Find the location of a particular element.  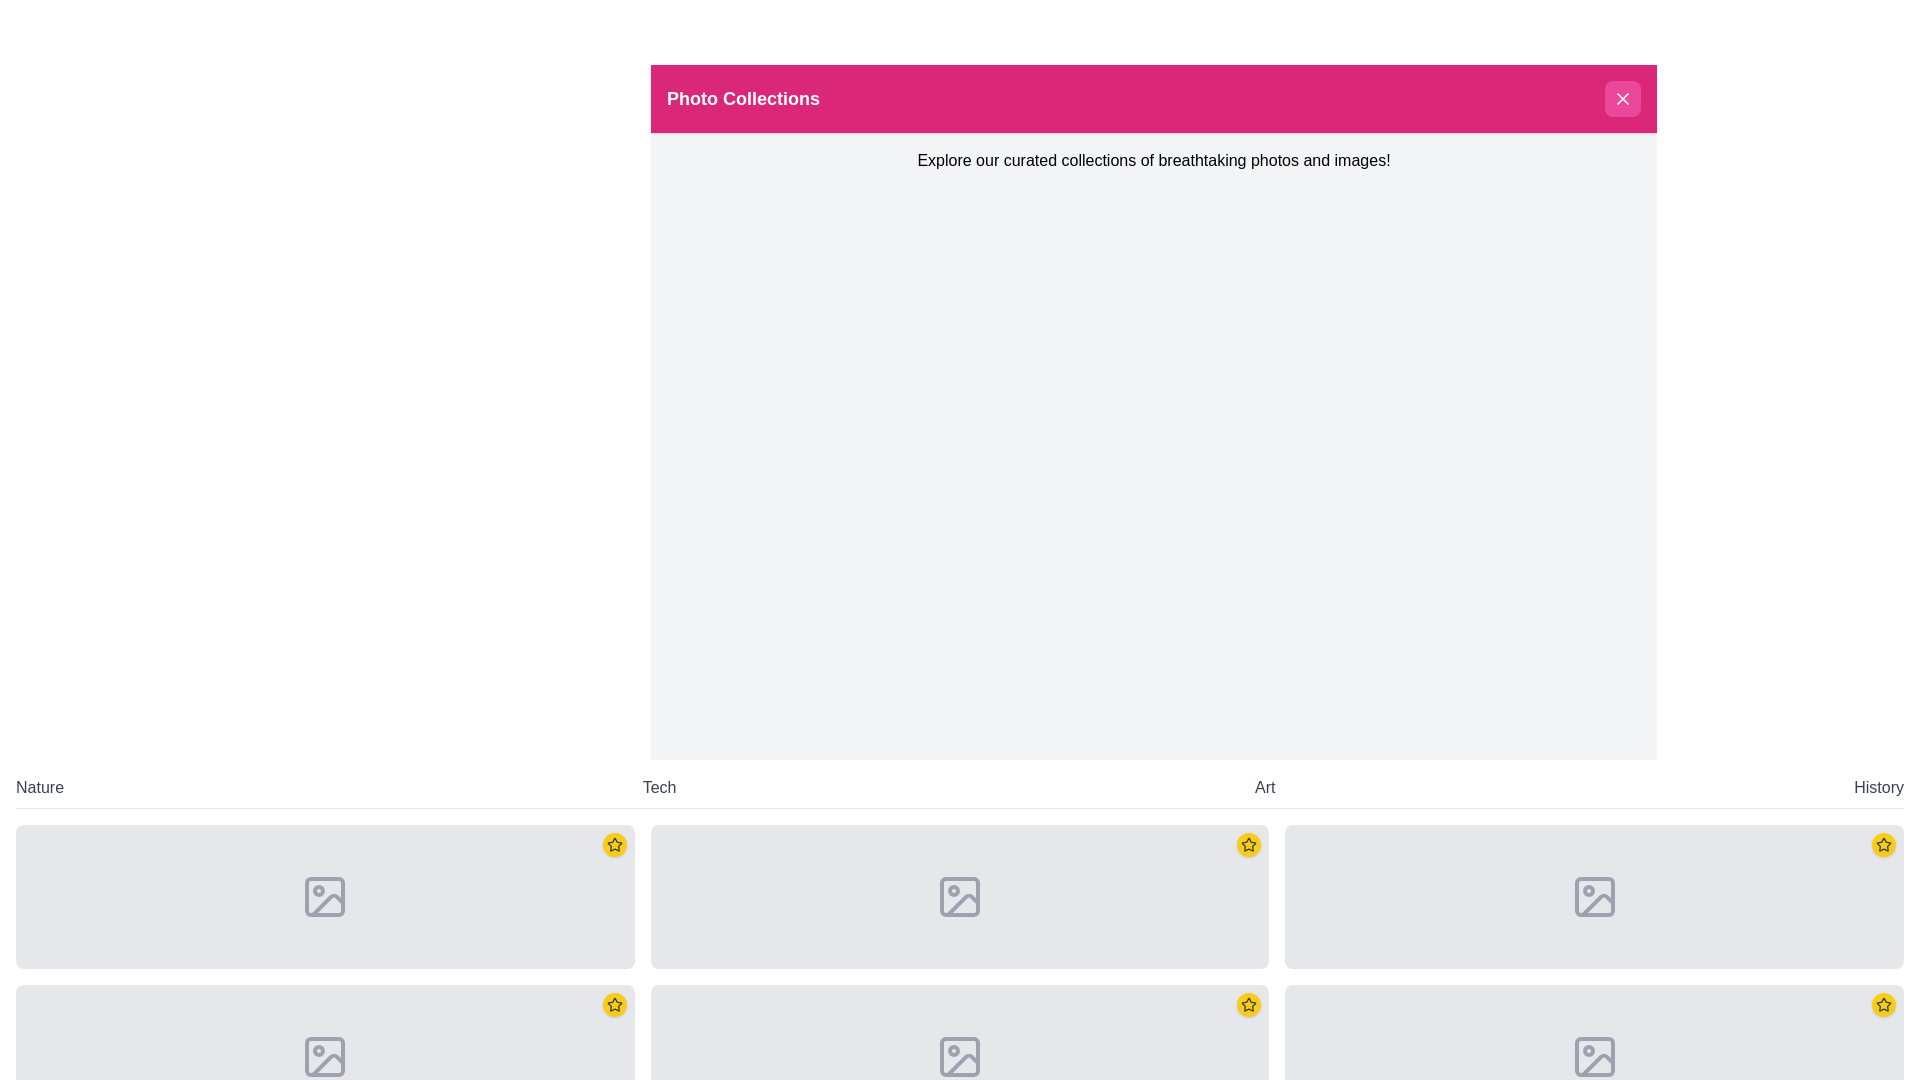

the star icon located at the top-right corner of a card in the second row of a grid layout under the 'Tech' category is located at coordinates (613, 844).